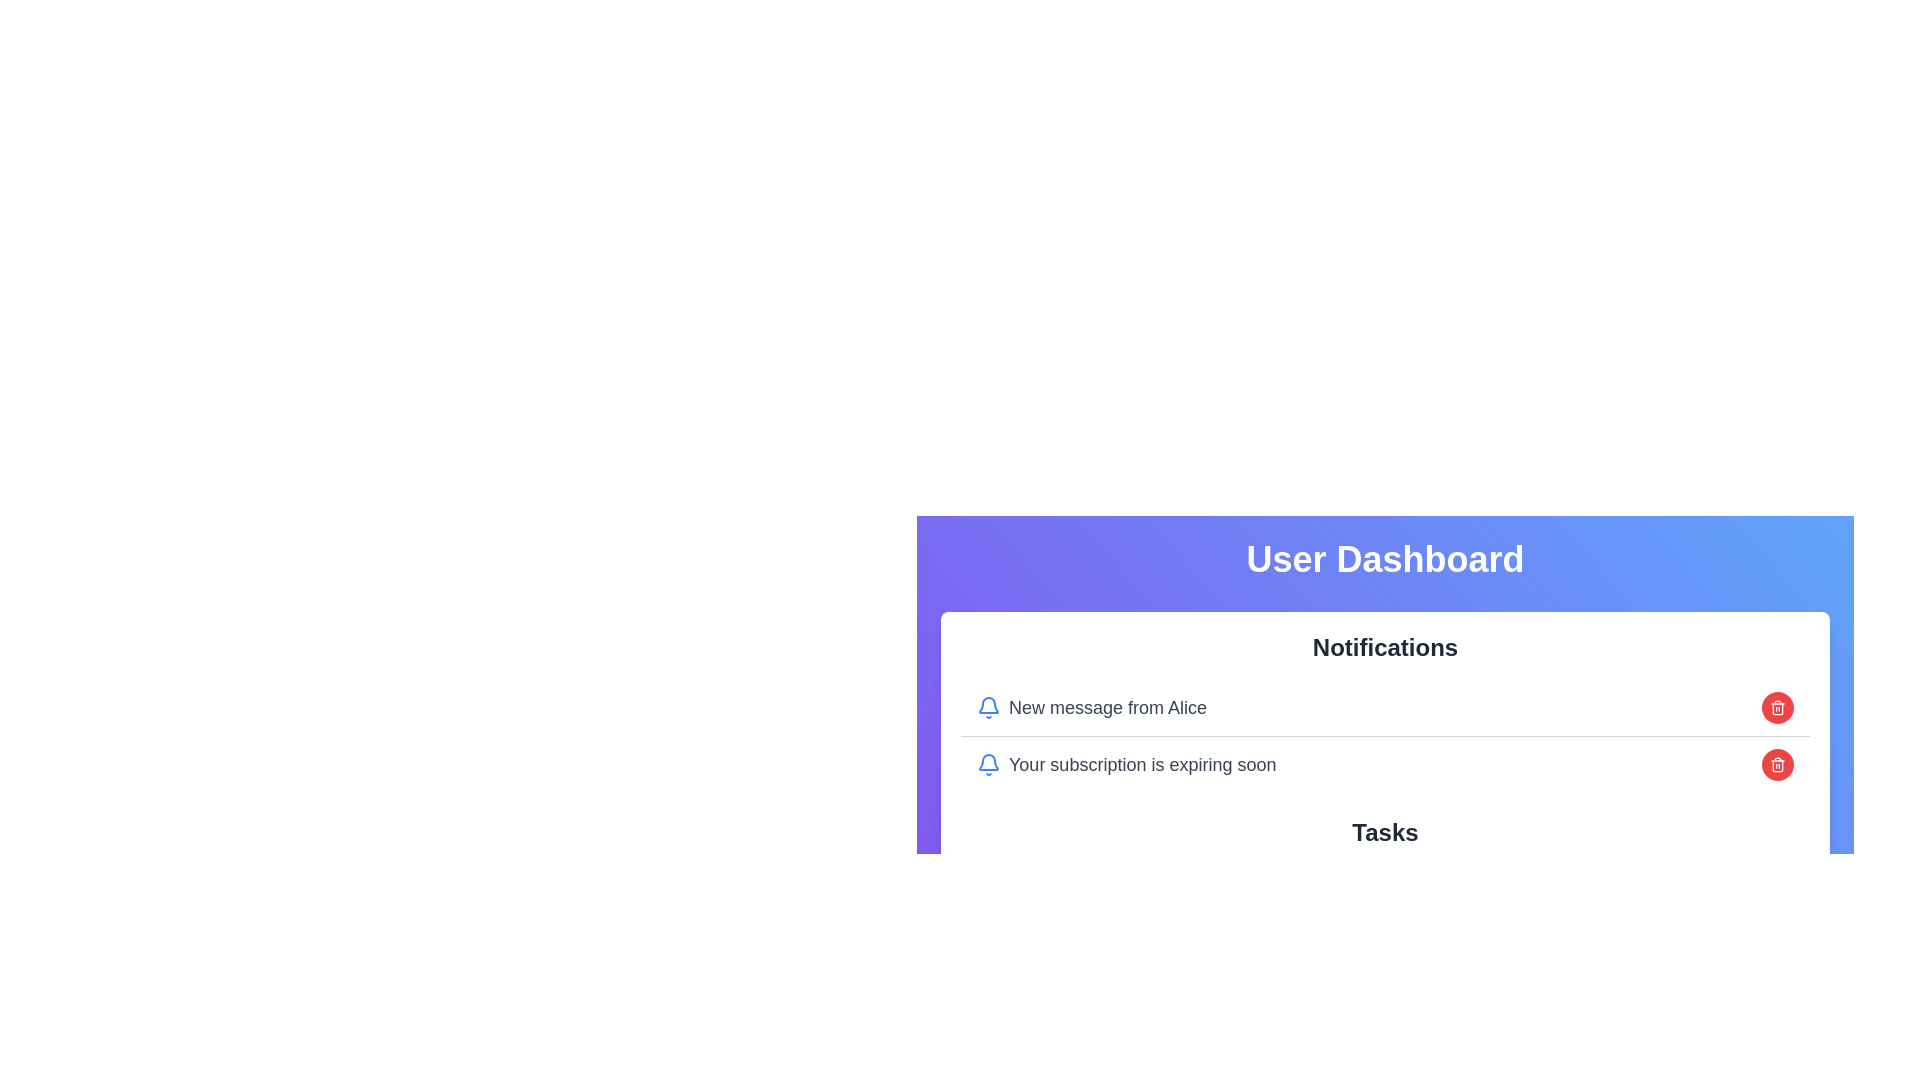 This screenshot has height=1080, width=1920. Describe the element at coordinates (1777, 707) in the screenshot. I see `the circular red button with a white trash can icon located in the top-right of the notification entry for 'New message from Alice' in the 'Notifications' section to trigger a tooltip or visual feedback` at that location.